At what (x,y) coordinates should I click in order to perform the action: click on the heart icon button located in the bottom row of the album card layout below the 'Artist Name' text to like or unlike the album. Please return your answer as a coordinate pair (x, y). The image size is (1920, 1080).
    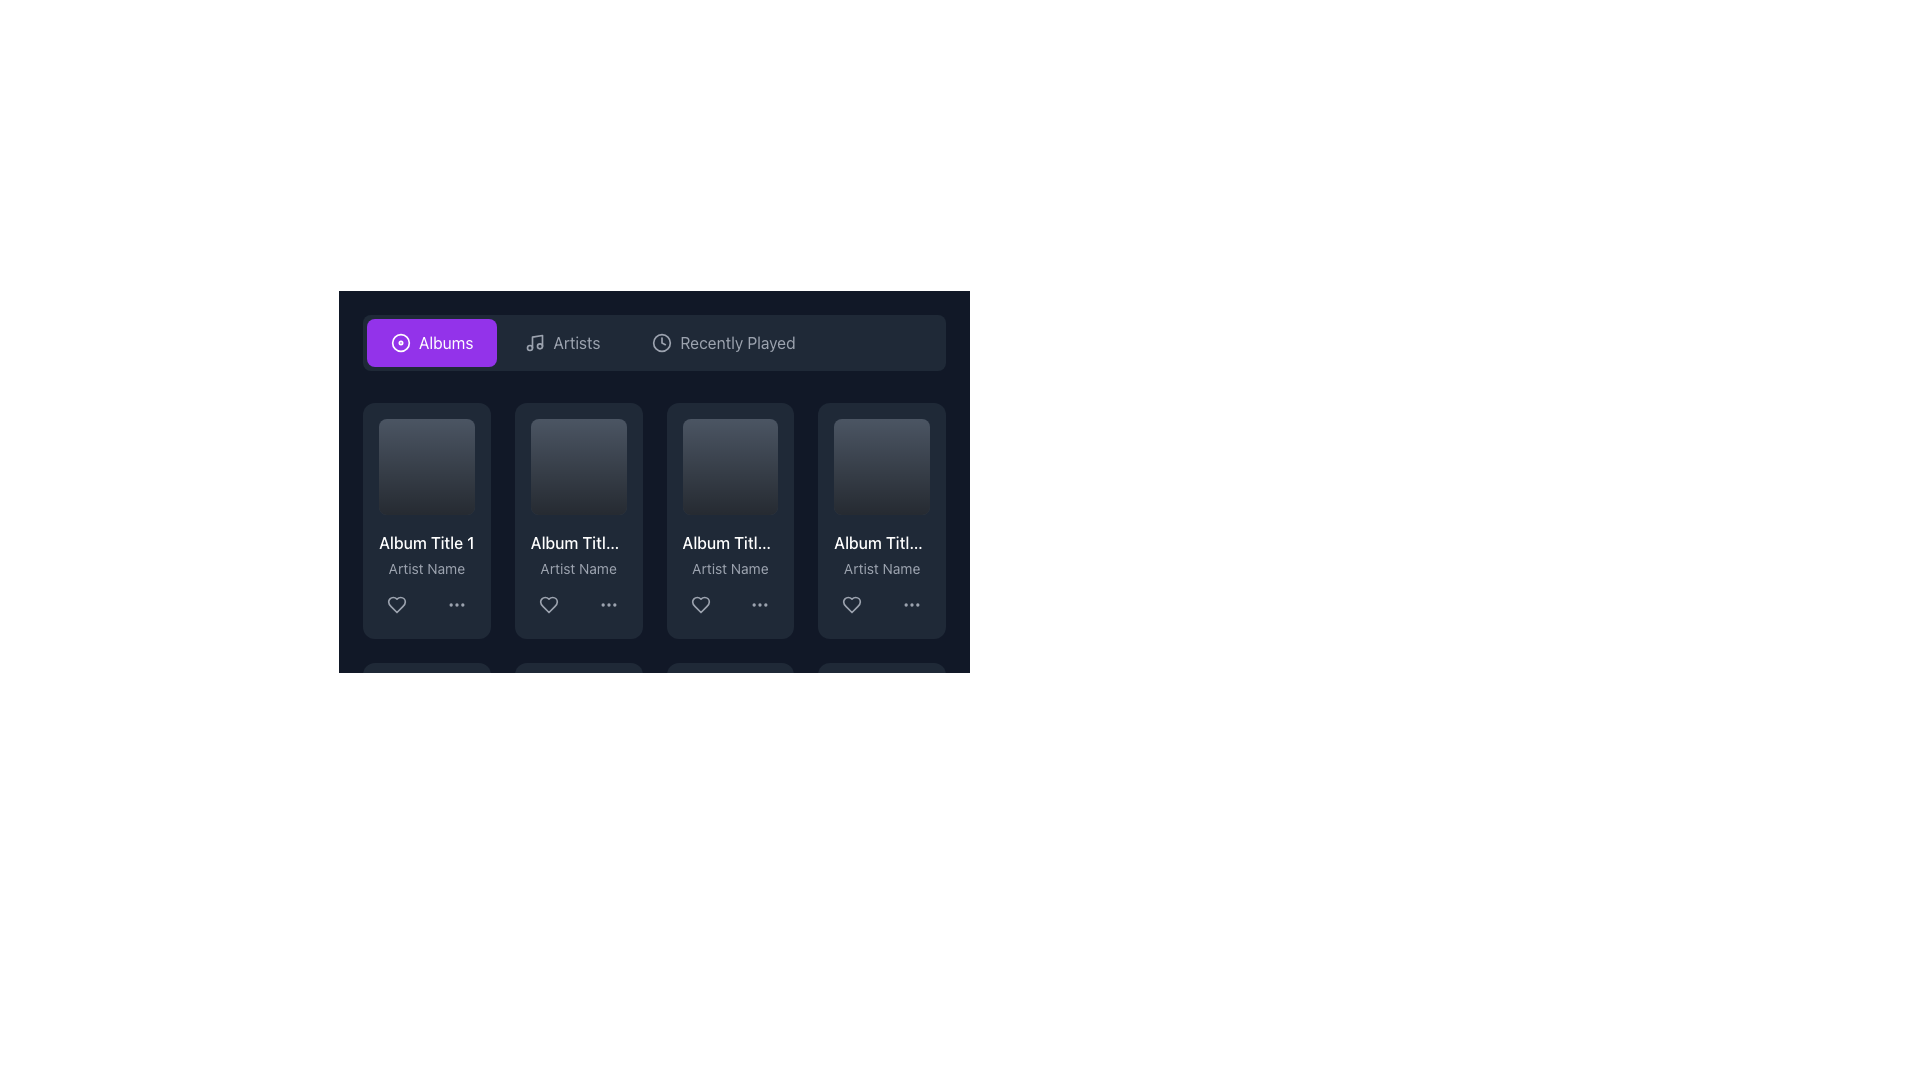
    Looking at the image, I should click on (700, 603).